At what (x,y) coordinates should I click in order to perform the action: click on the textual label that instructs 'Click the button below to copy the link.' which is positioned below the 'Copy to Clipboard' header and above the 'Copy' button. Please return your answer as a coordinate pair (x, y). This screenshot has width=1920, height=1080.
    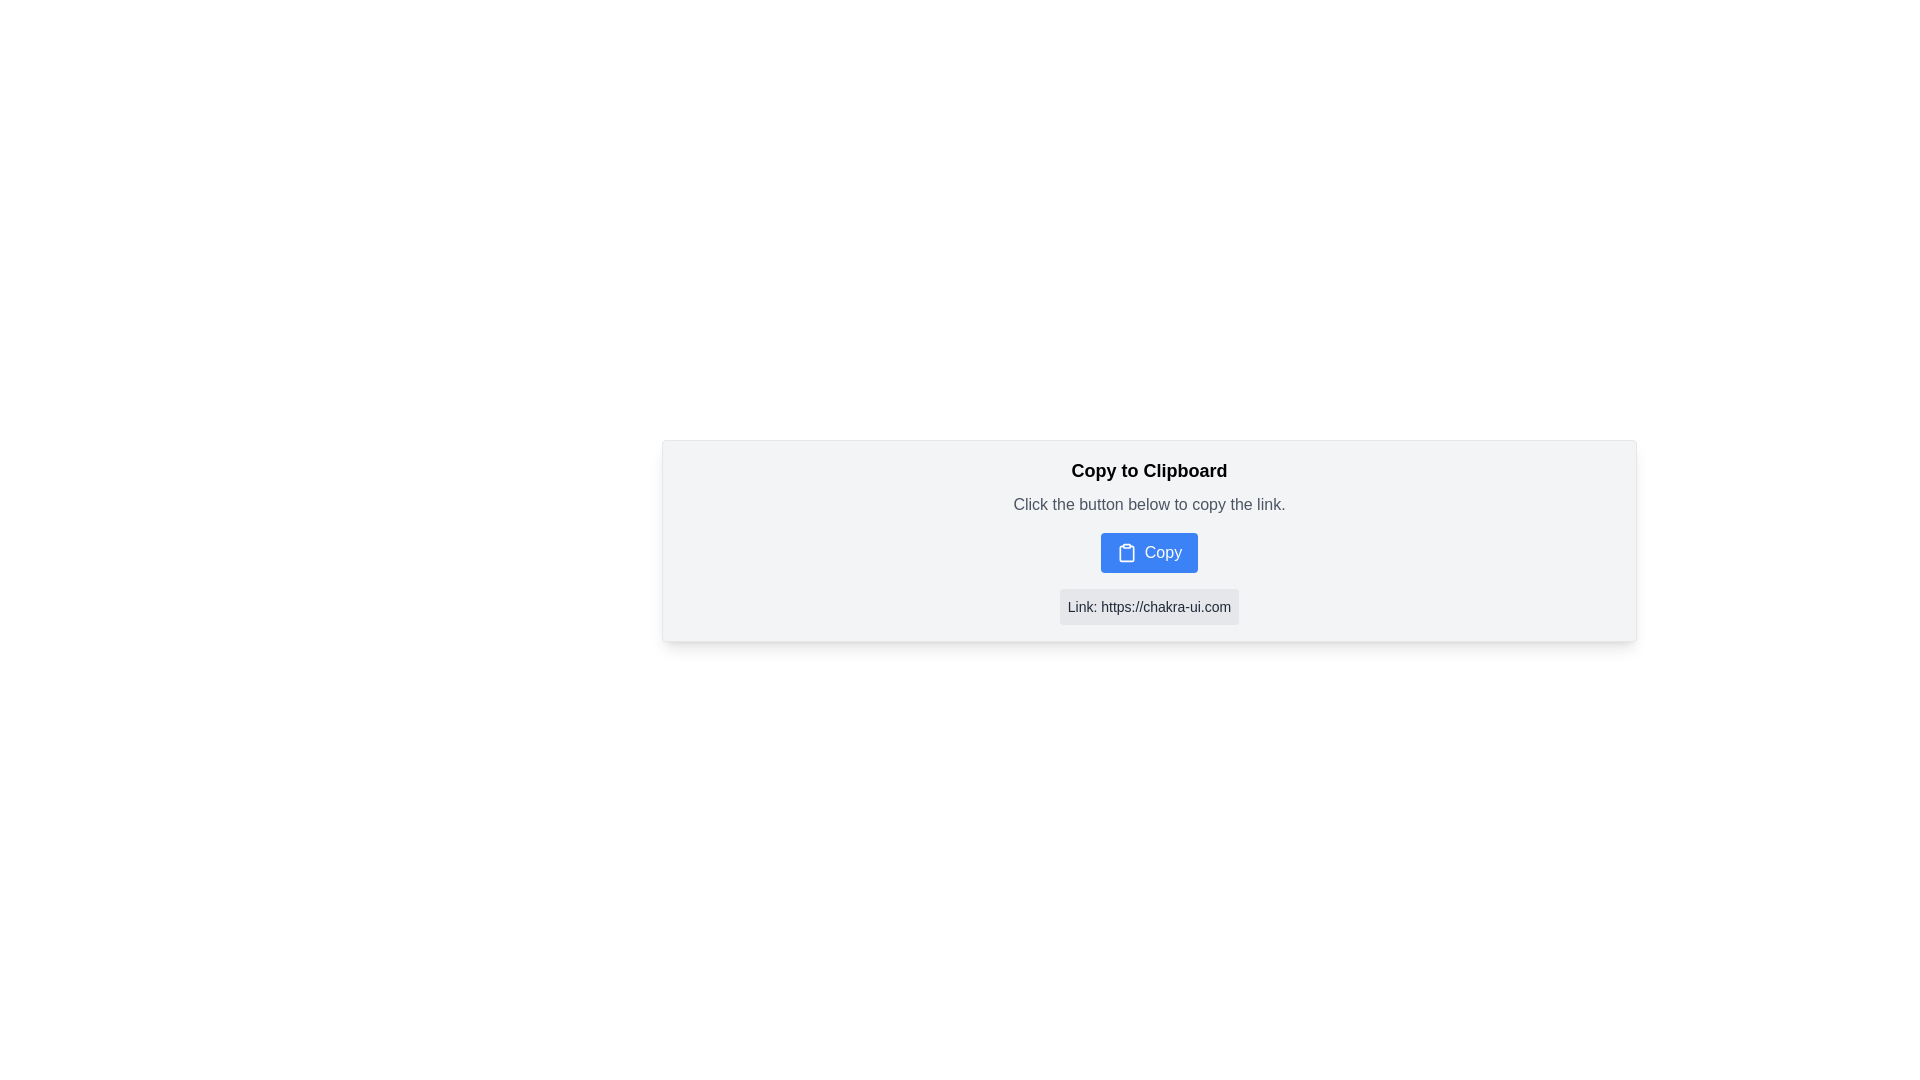
    Looking at the image, I should click on (1149, 504).